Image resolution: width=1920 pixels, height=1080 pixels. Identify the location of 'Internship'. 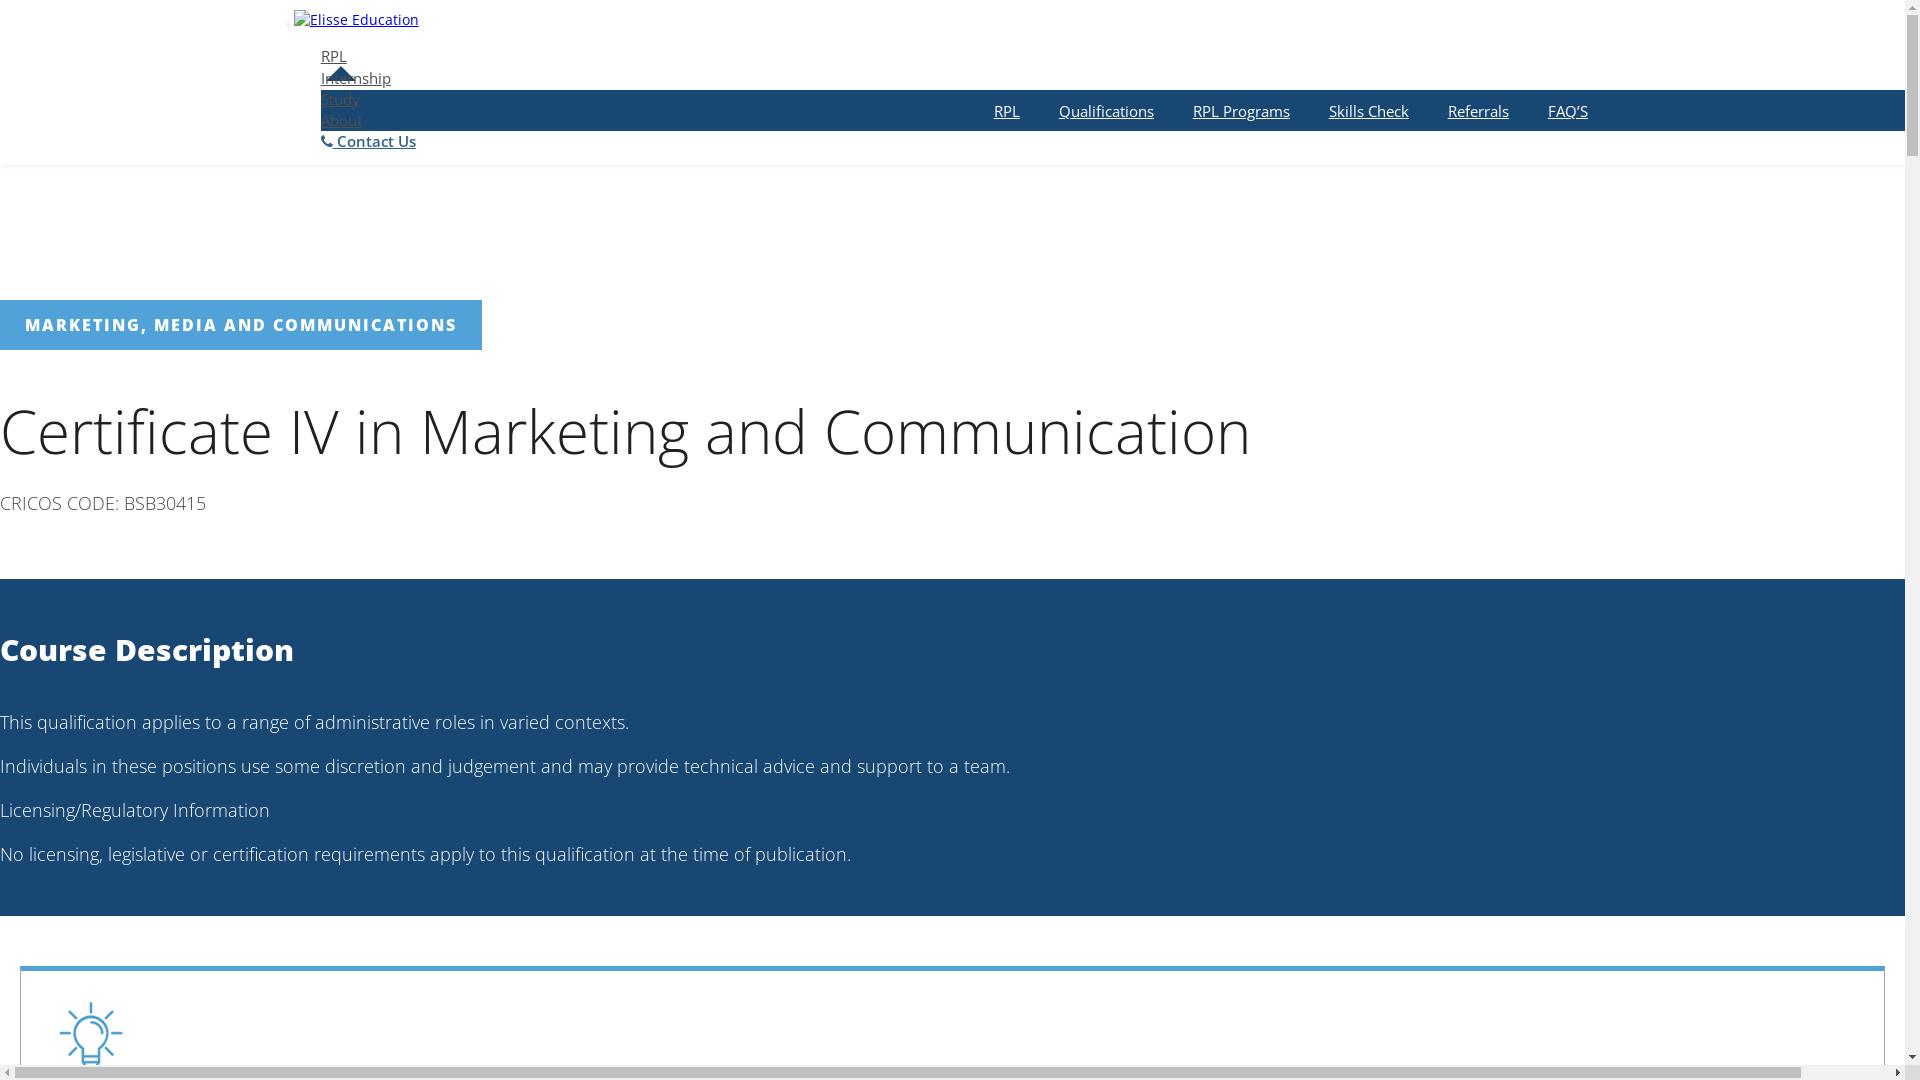
(355, 76).